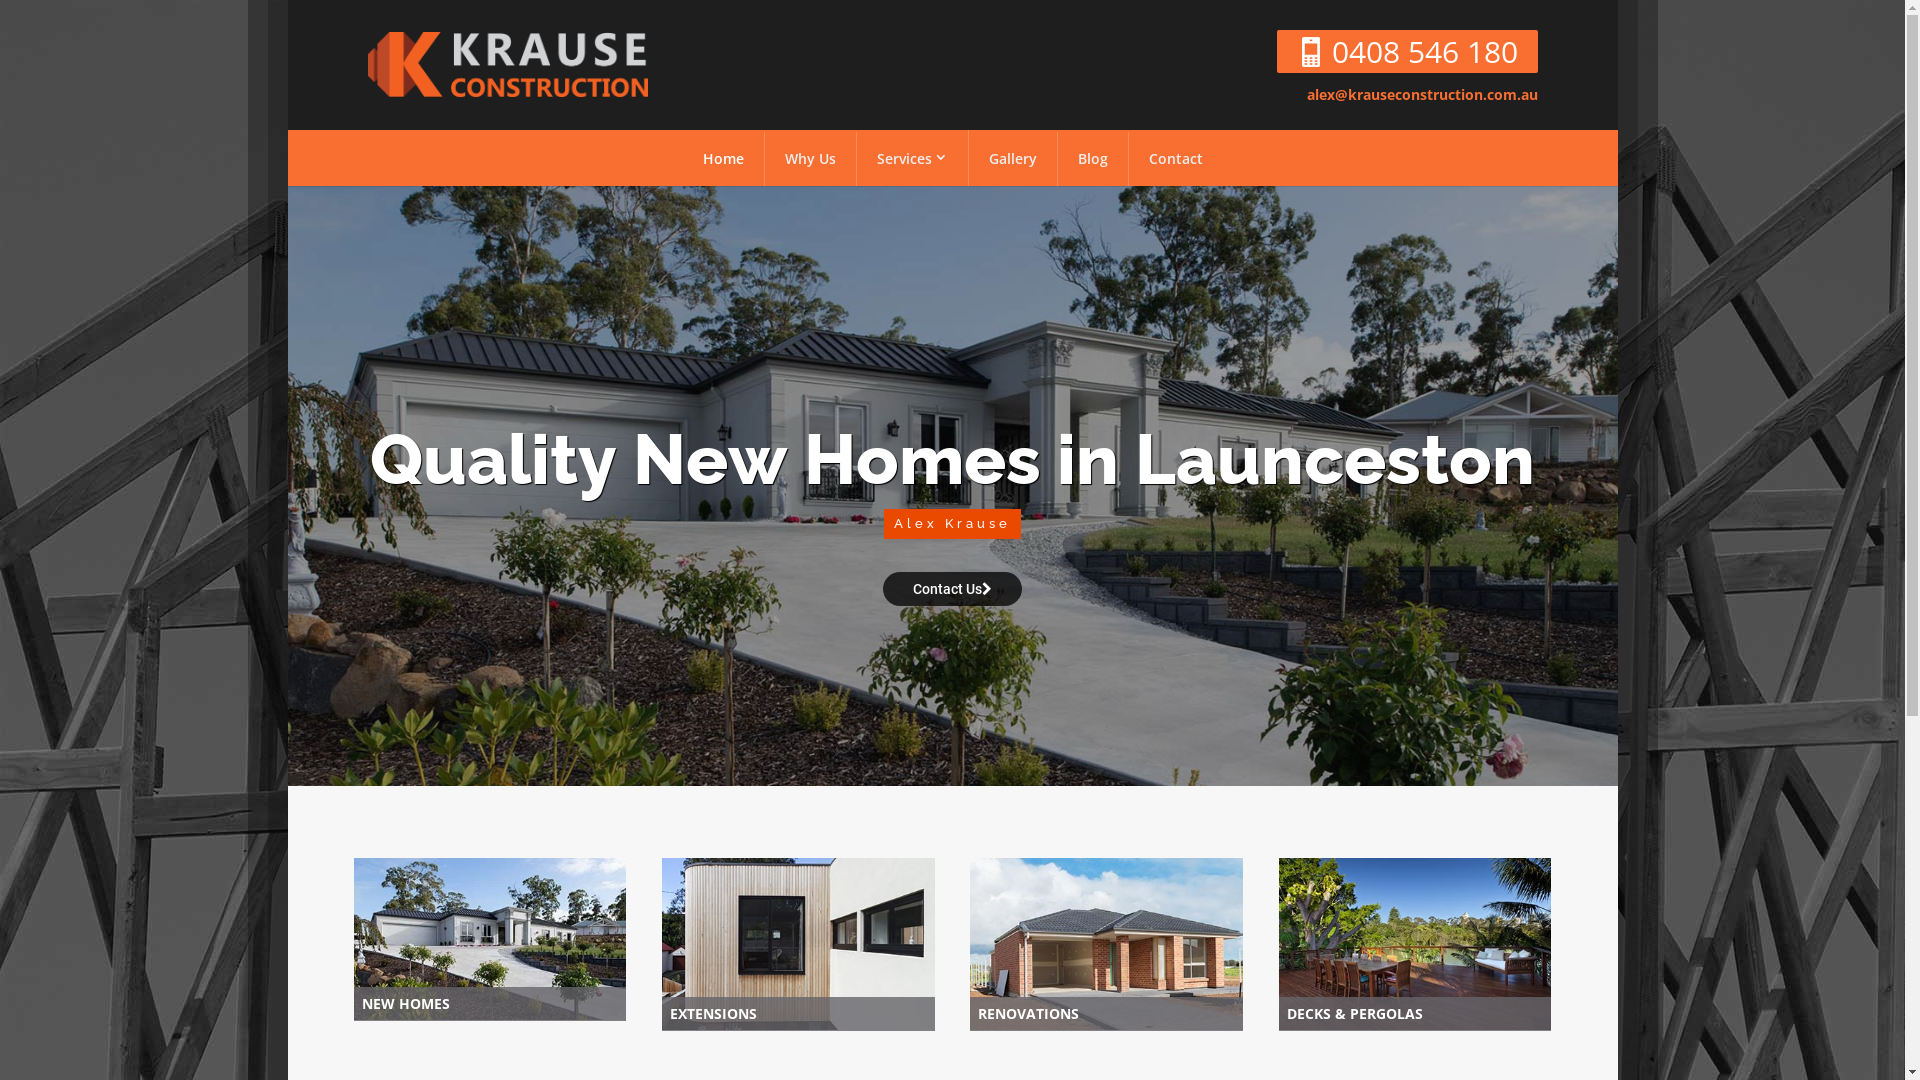  Describe the element at coordinates (1092, 157) in the screenshot. I see `'Blog'` at that location.